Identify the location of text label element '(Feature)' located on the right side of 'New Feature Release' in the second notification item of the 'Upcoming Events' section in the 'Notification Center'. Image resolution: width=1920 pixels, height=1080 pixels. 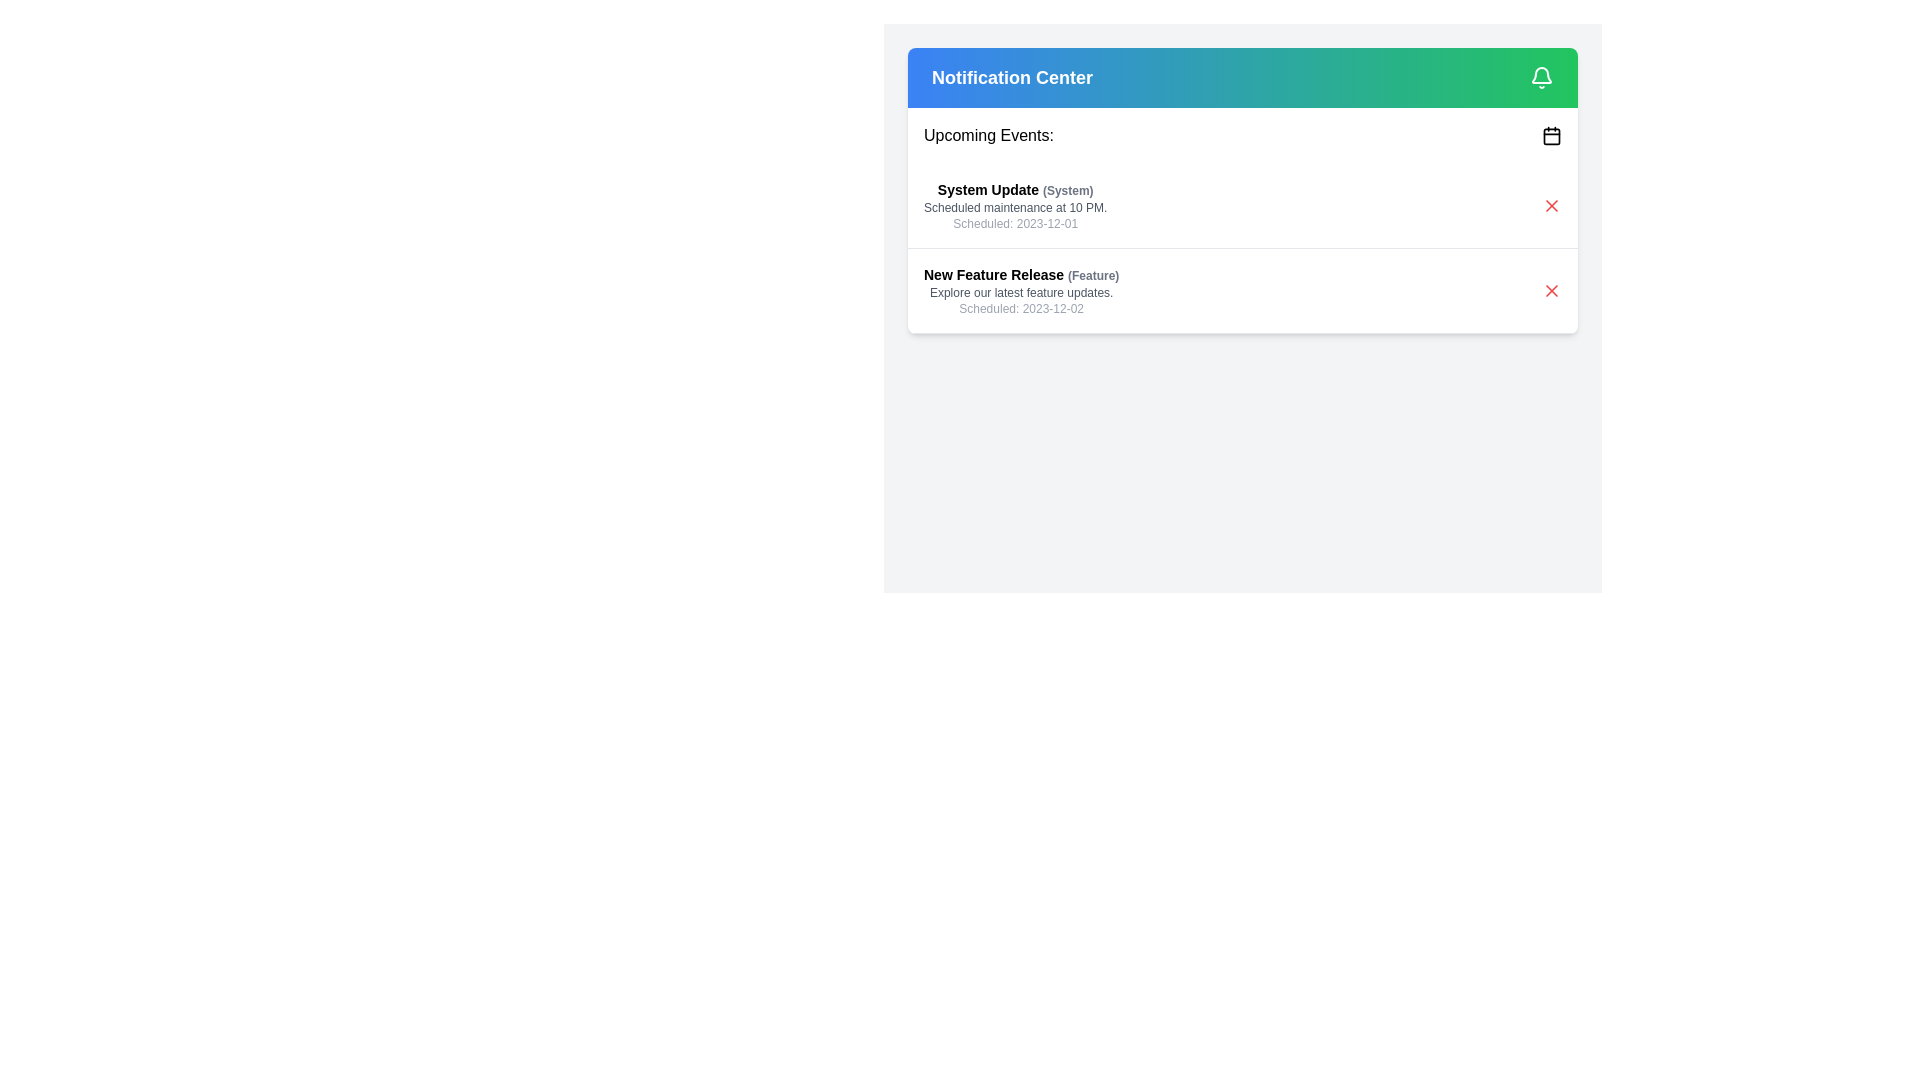
(1092, 276).